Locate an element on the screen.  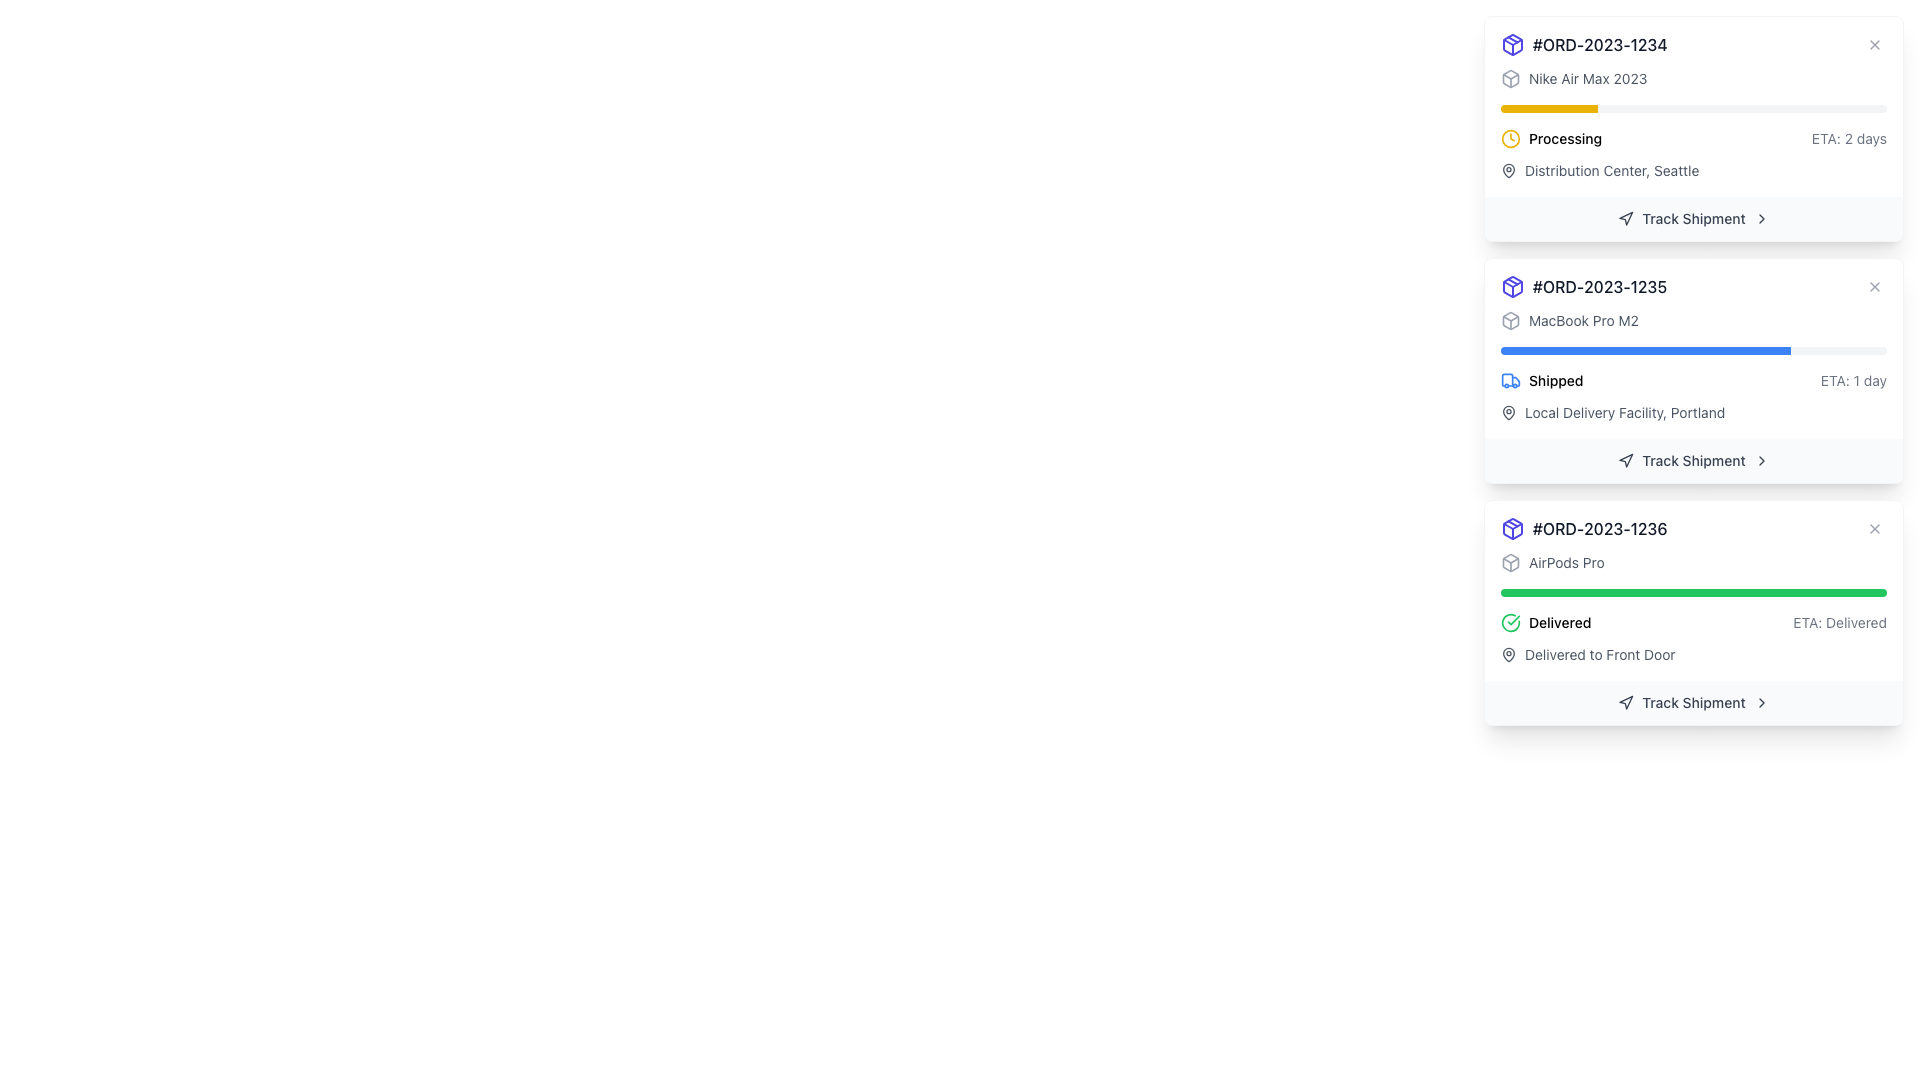
the gray-colored text label that displays 'ETA: Delivered' located in the bottom-right section of the third card is located at coordinates (1840, 622).